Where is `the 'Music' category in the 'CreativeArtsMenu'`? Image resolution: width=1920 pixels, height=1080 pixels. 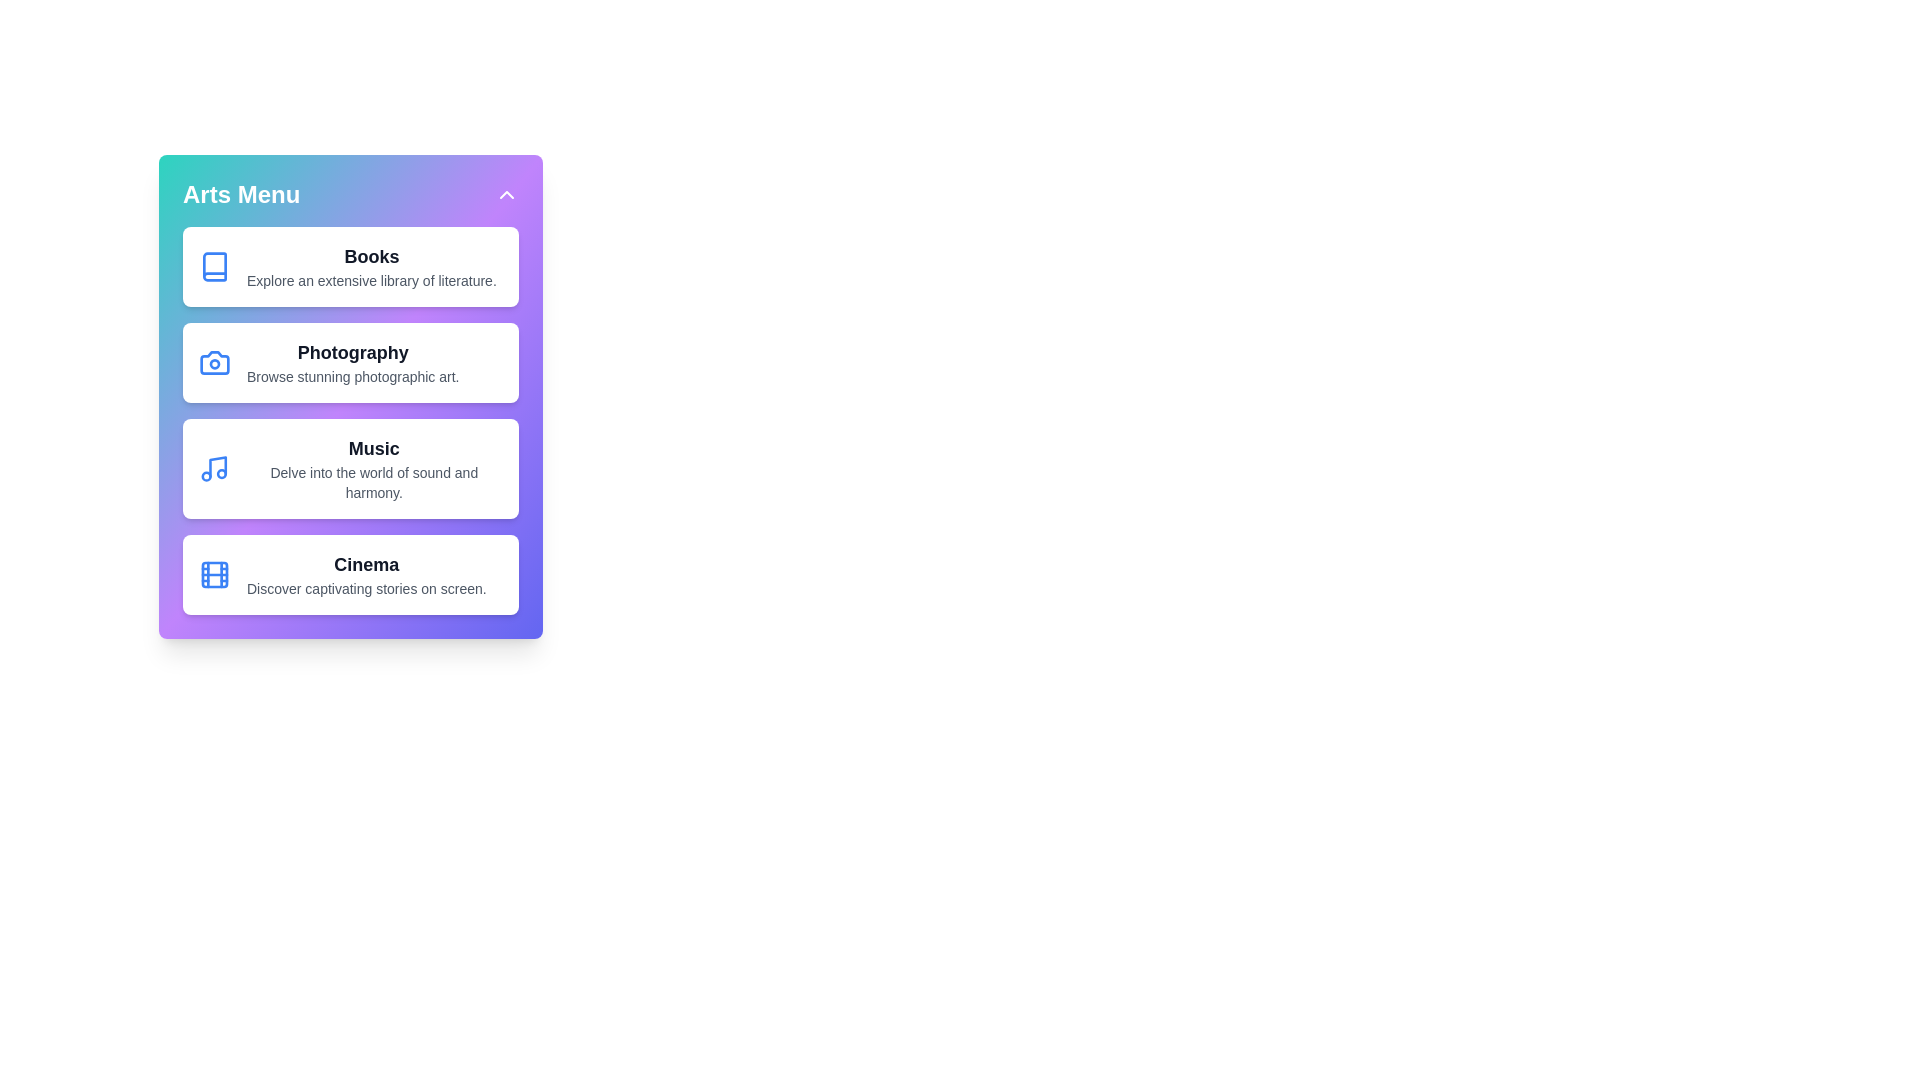 the 'Music' category in the 'CreativeArtsMenu' is located at coordinates (374, 469).